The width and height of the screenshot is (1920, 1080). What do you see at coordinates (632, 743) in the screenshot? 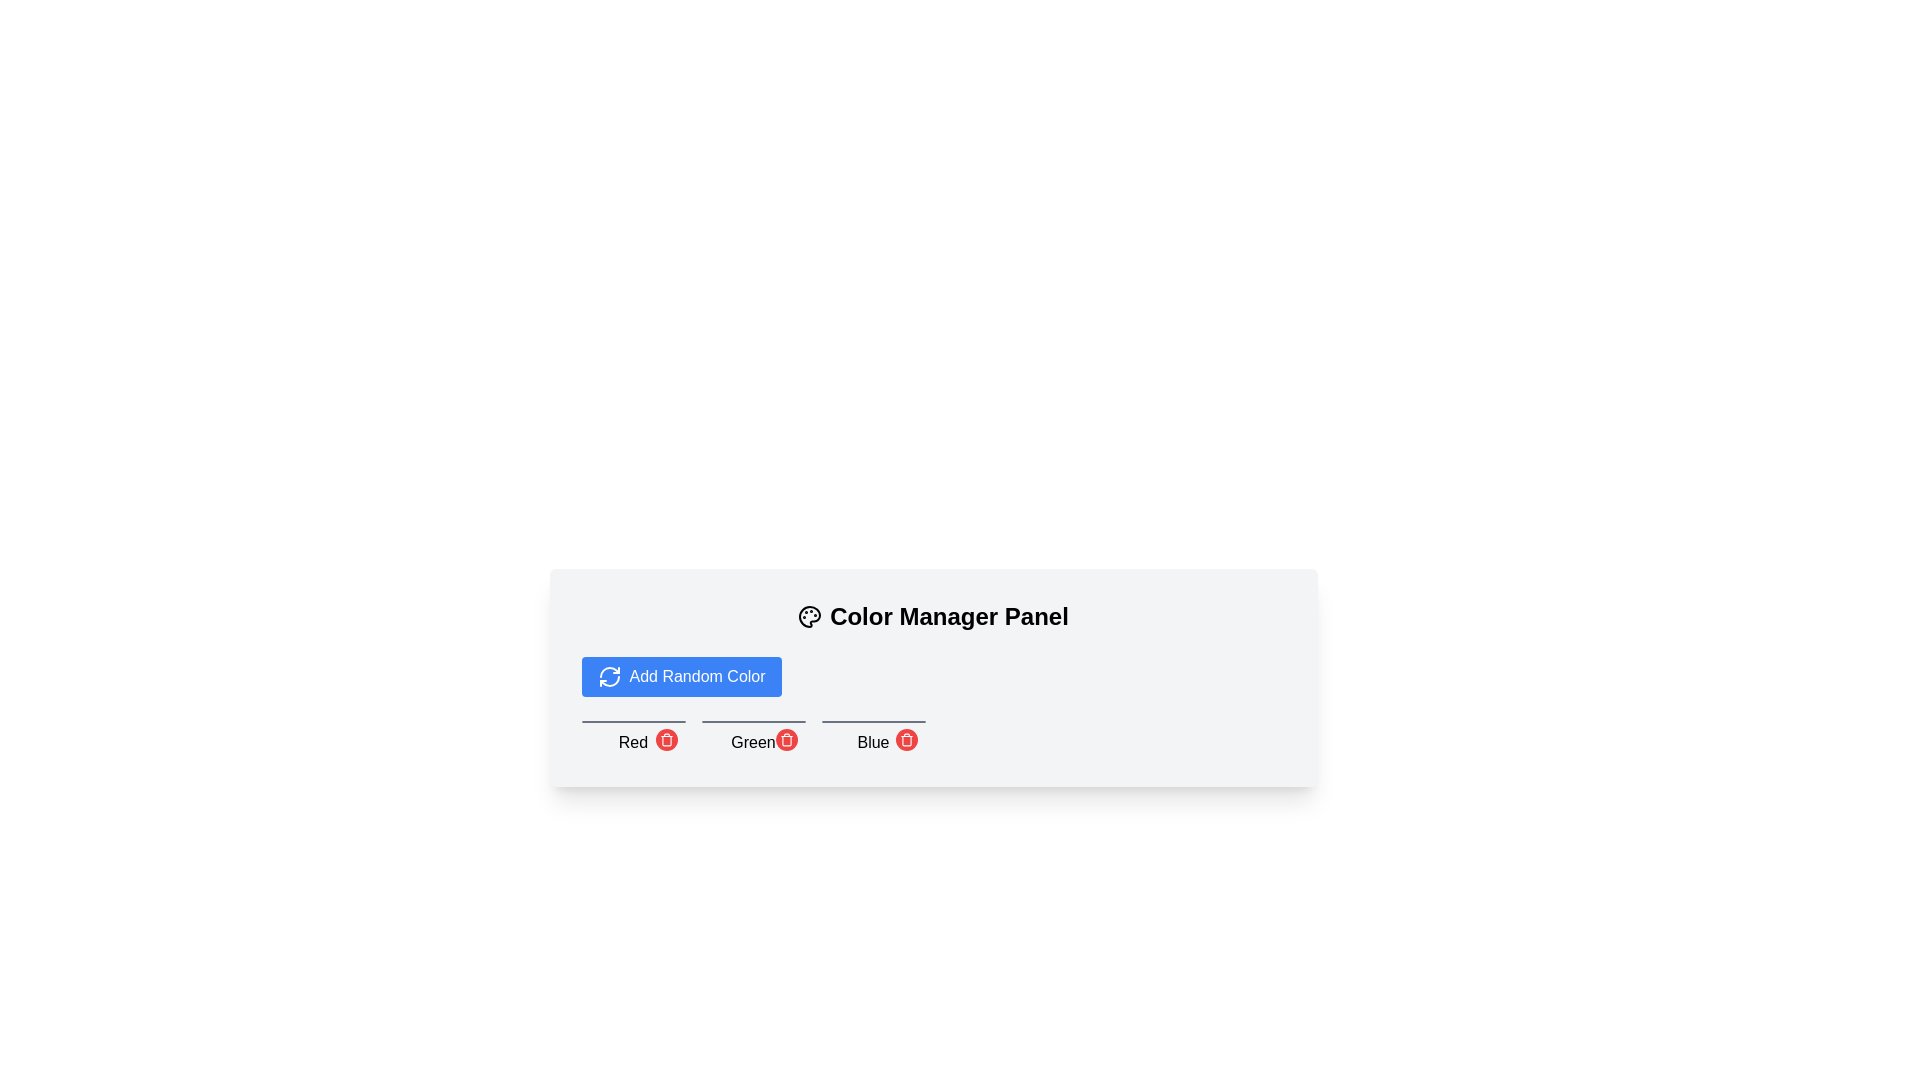
I see `the text label that identifies the color red in the color management interface, which is located below the 'Add Random Color' button and to the left of the 'Green' label` at bounding box center [632, 743].